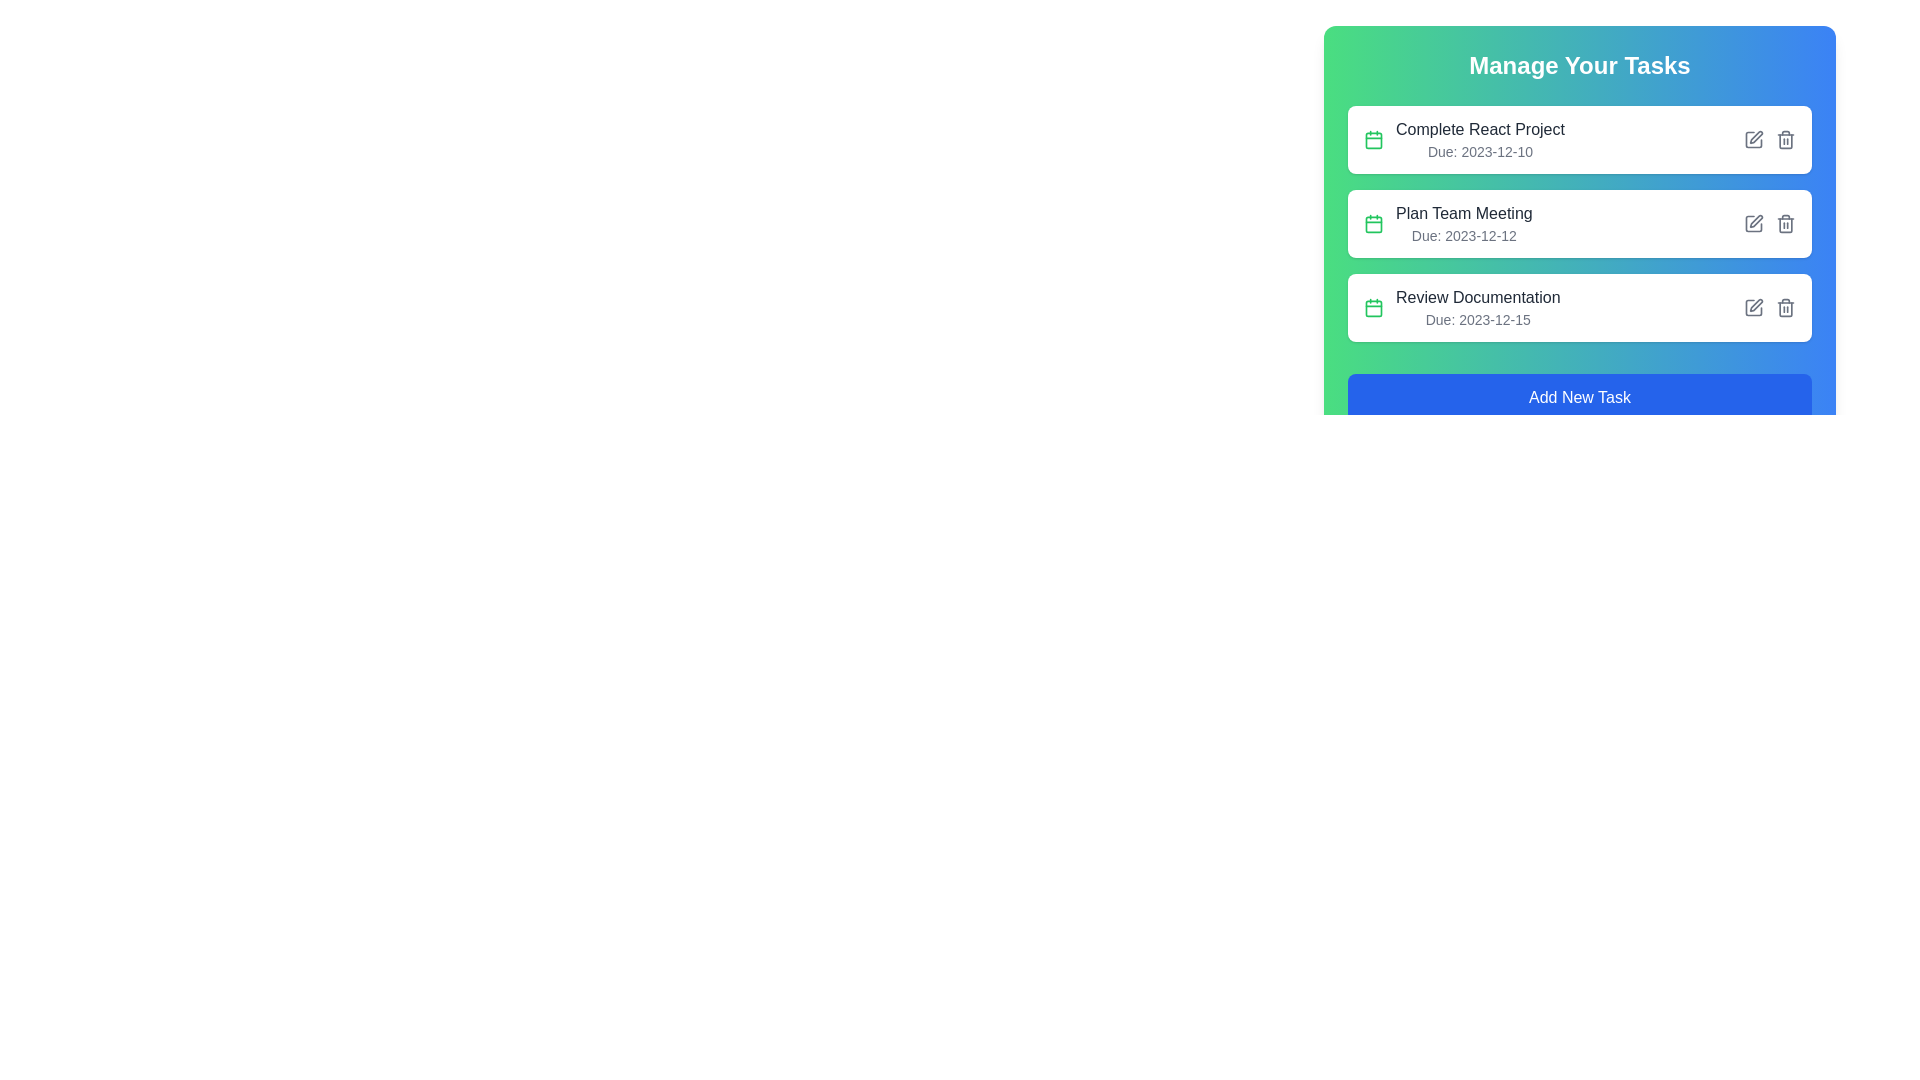 This screenshot has height=1080, width=1920. Describe the element at coordinates (1478, 308) in the screenshot. I see `the task entry for 'Review Documentation' with the due date '2023-12-15' located in the third row of the tasks list under 'Manage Your Tasks'` at that location.